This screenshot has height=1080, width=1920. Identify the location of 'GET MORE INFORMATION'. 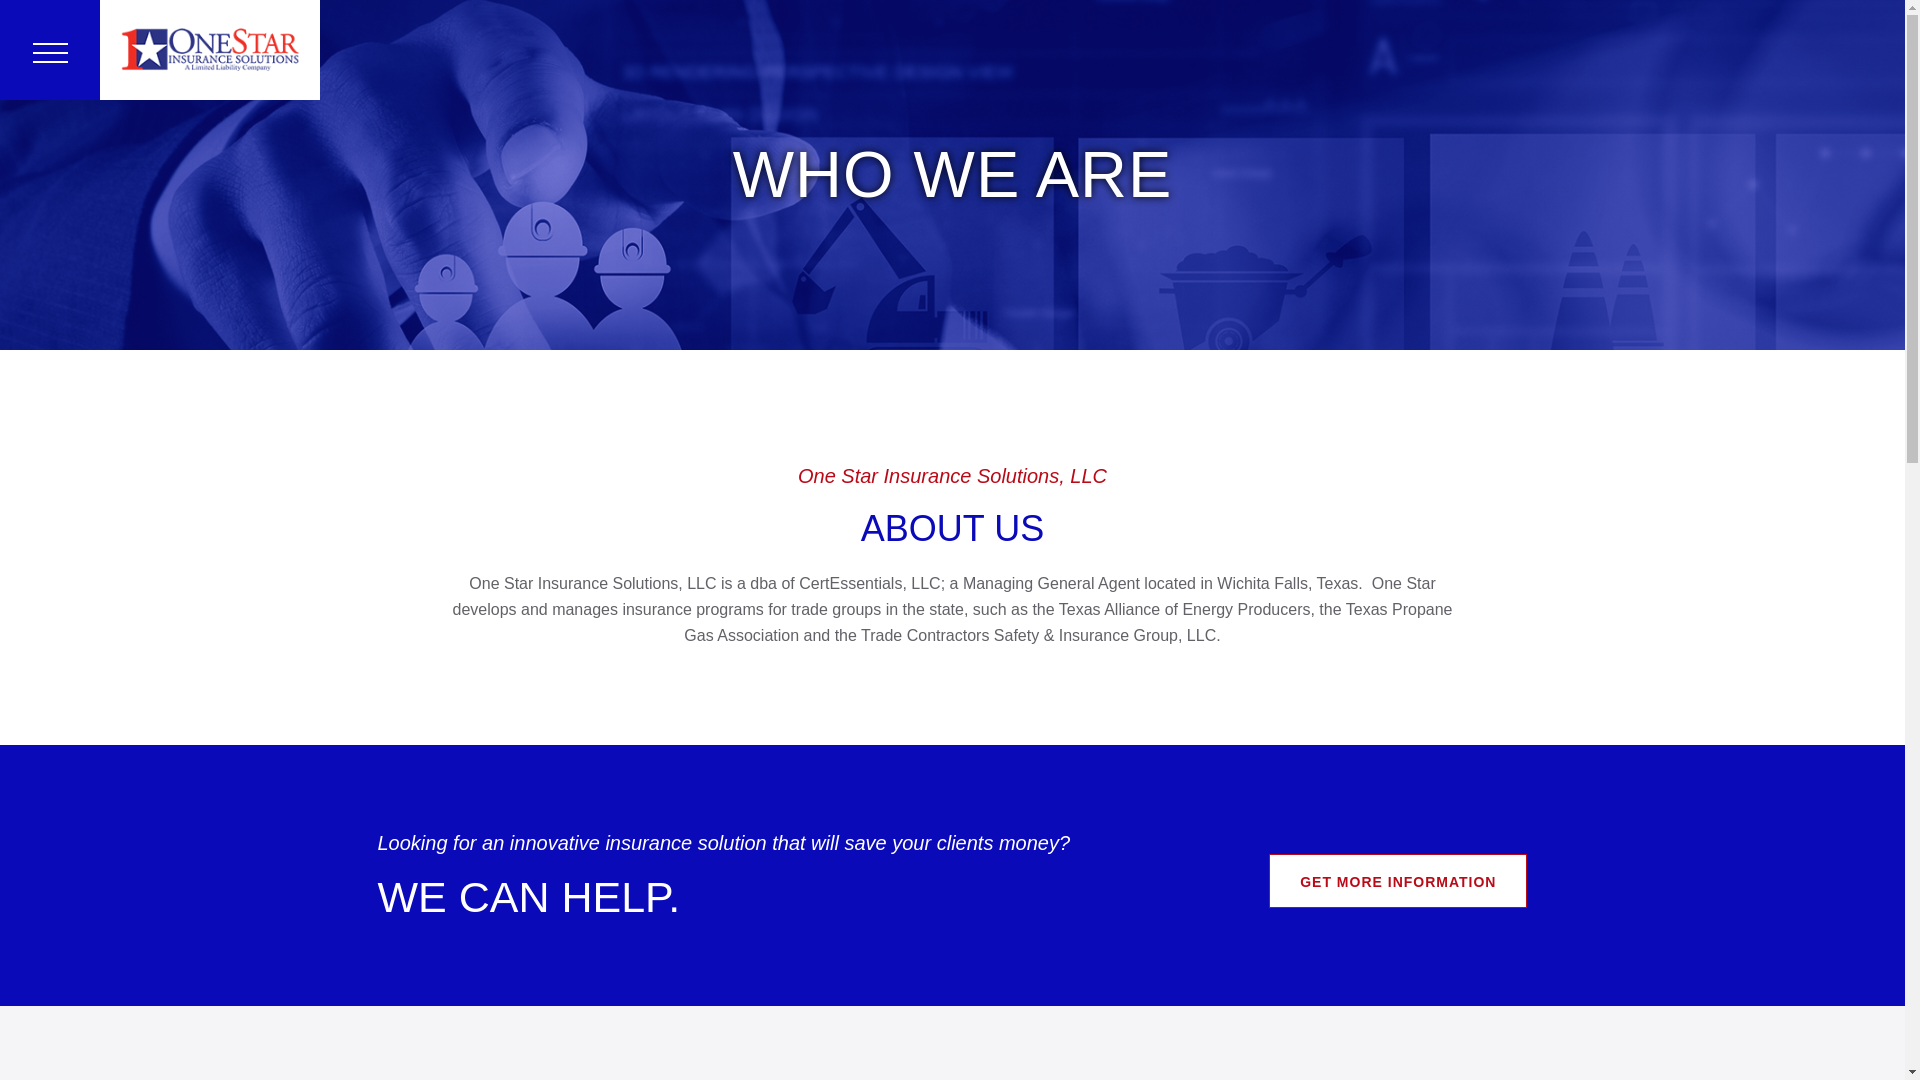
(1396, 879).